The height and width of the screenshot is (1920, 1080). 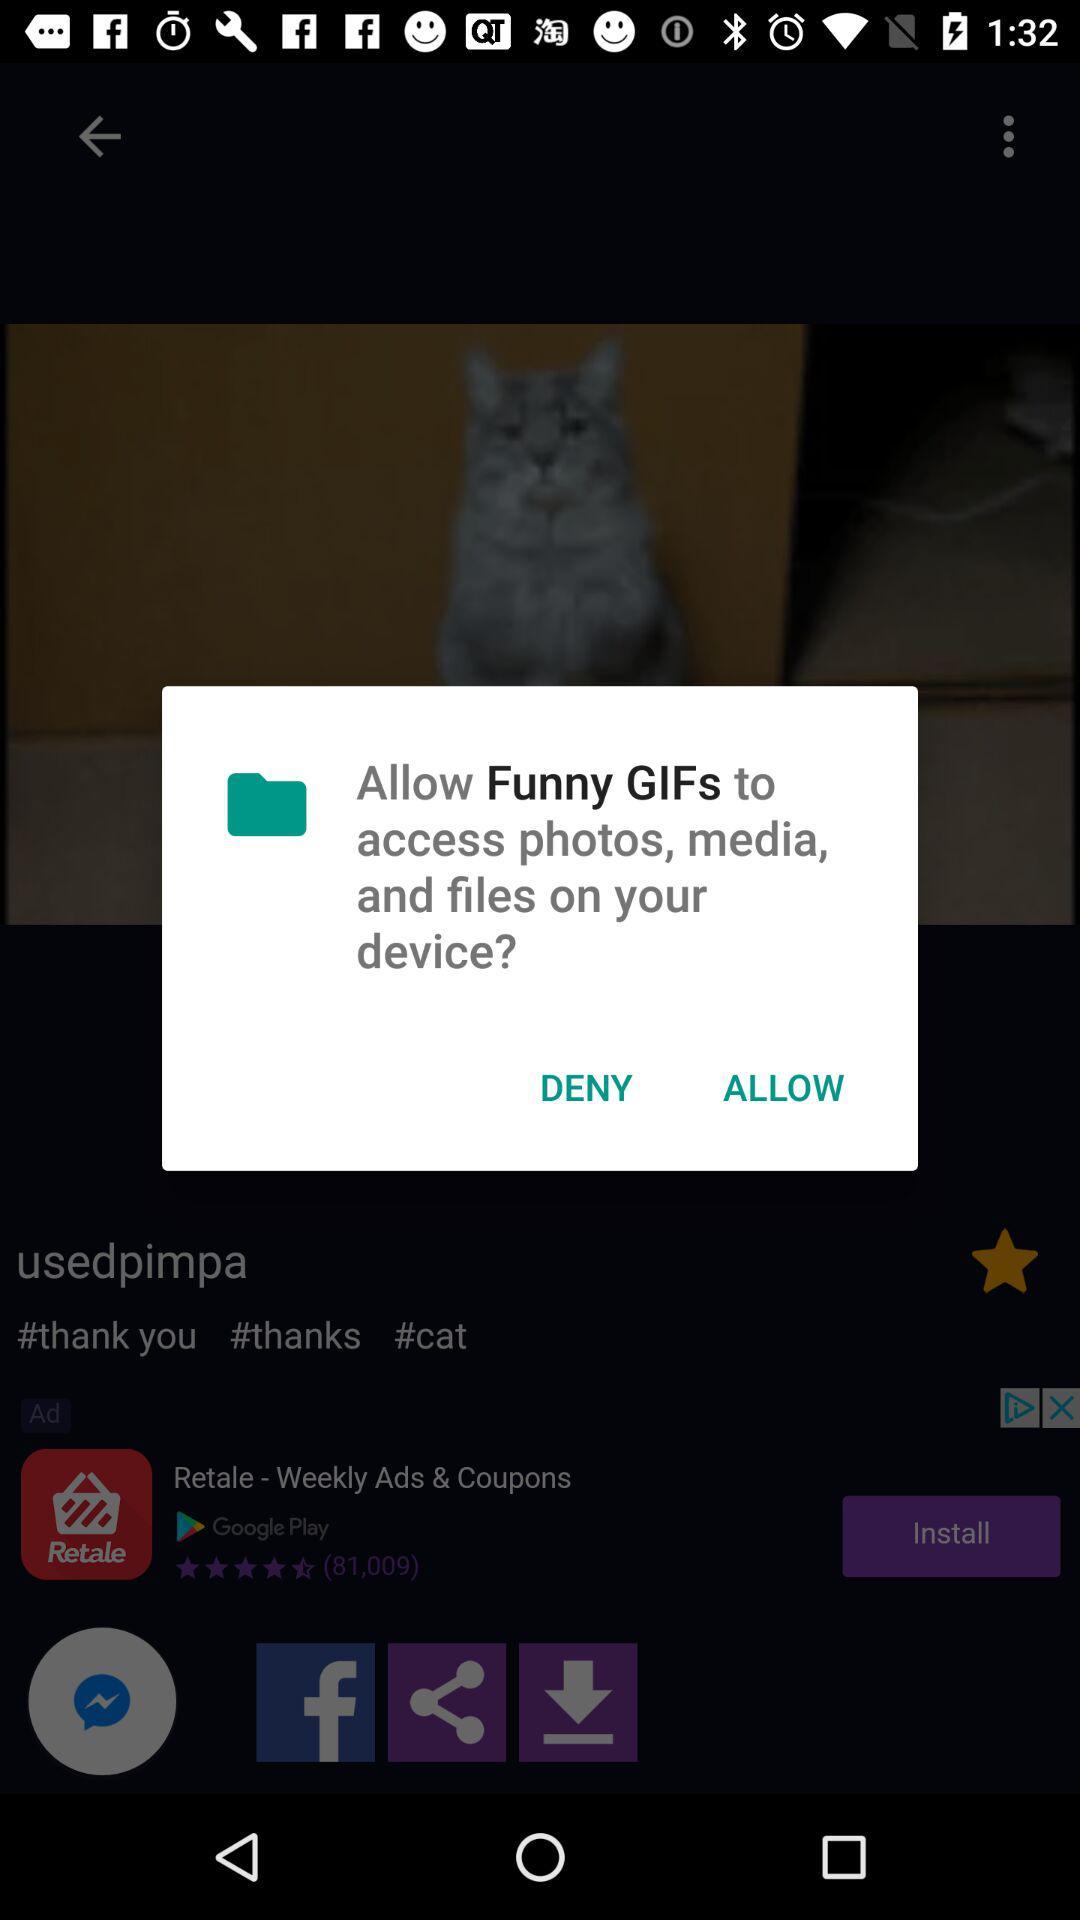 I want to click on previous, so click(x=99, y=135).